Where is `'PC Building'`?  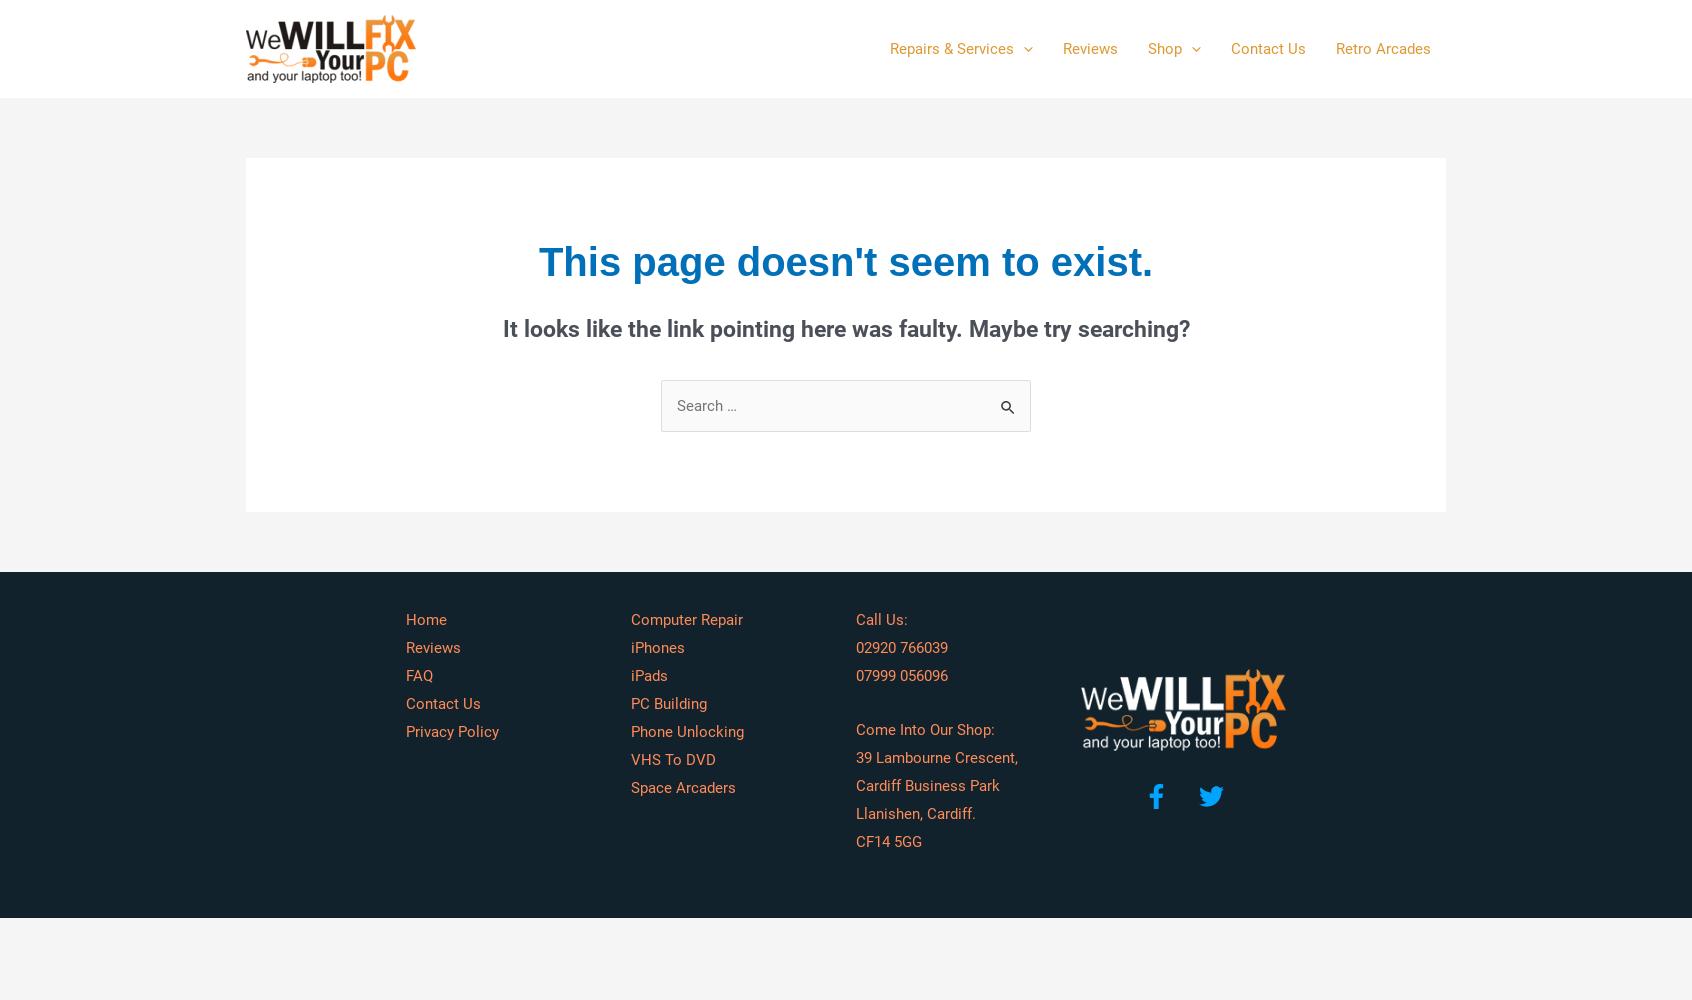
'PC Building' is located at coordinates (669, 703).